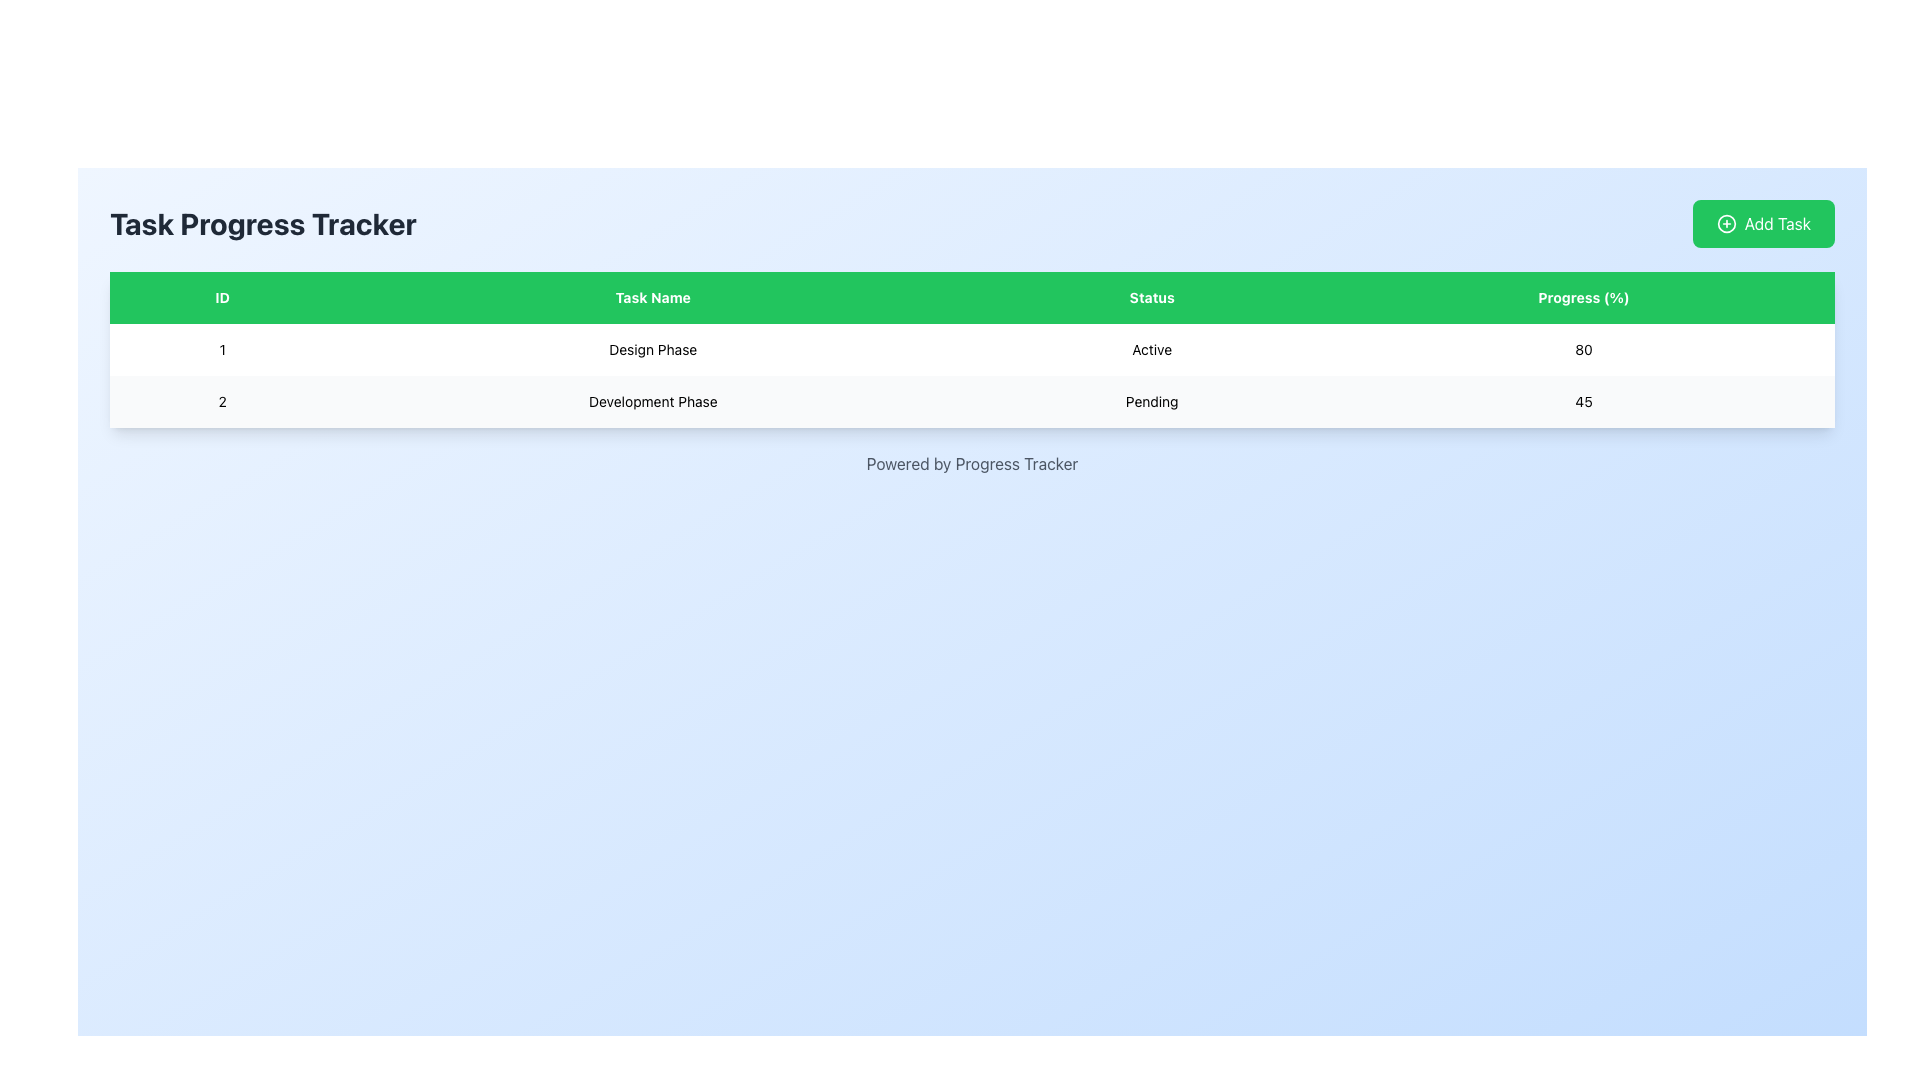 The image size is (1920, 1080). What do you see at coordinates (653, 349) in the screenshot?
I see `the 'Design Phase' text label located in the second column of the first data row of the table, which is between the 'ID' and 'Status' columns` at bounding box center [653, 349].